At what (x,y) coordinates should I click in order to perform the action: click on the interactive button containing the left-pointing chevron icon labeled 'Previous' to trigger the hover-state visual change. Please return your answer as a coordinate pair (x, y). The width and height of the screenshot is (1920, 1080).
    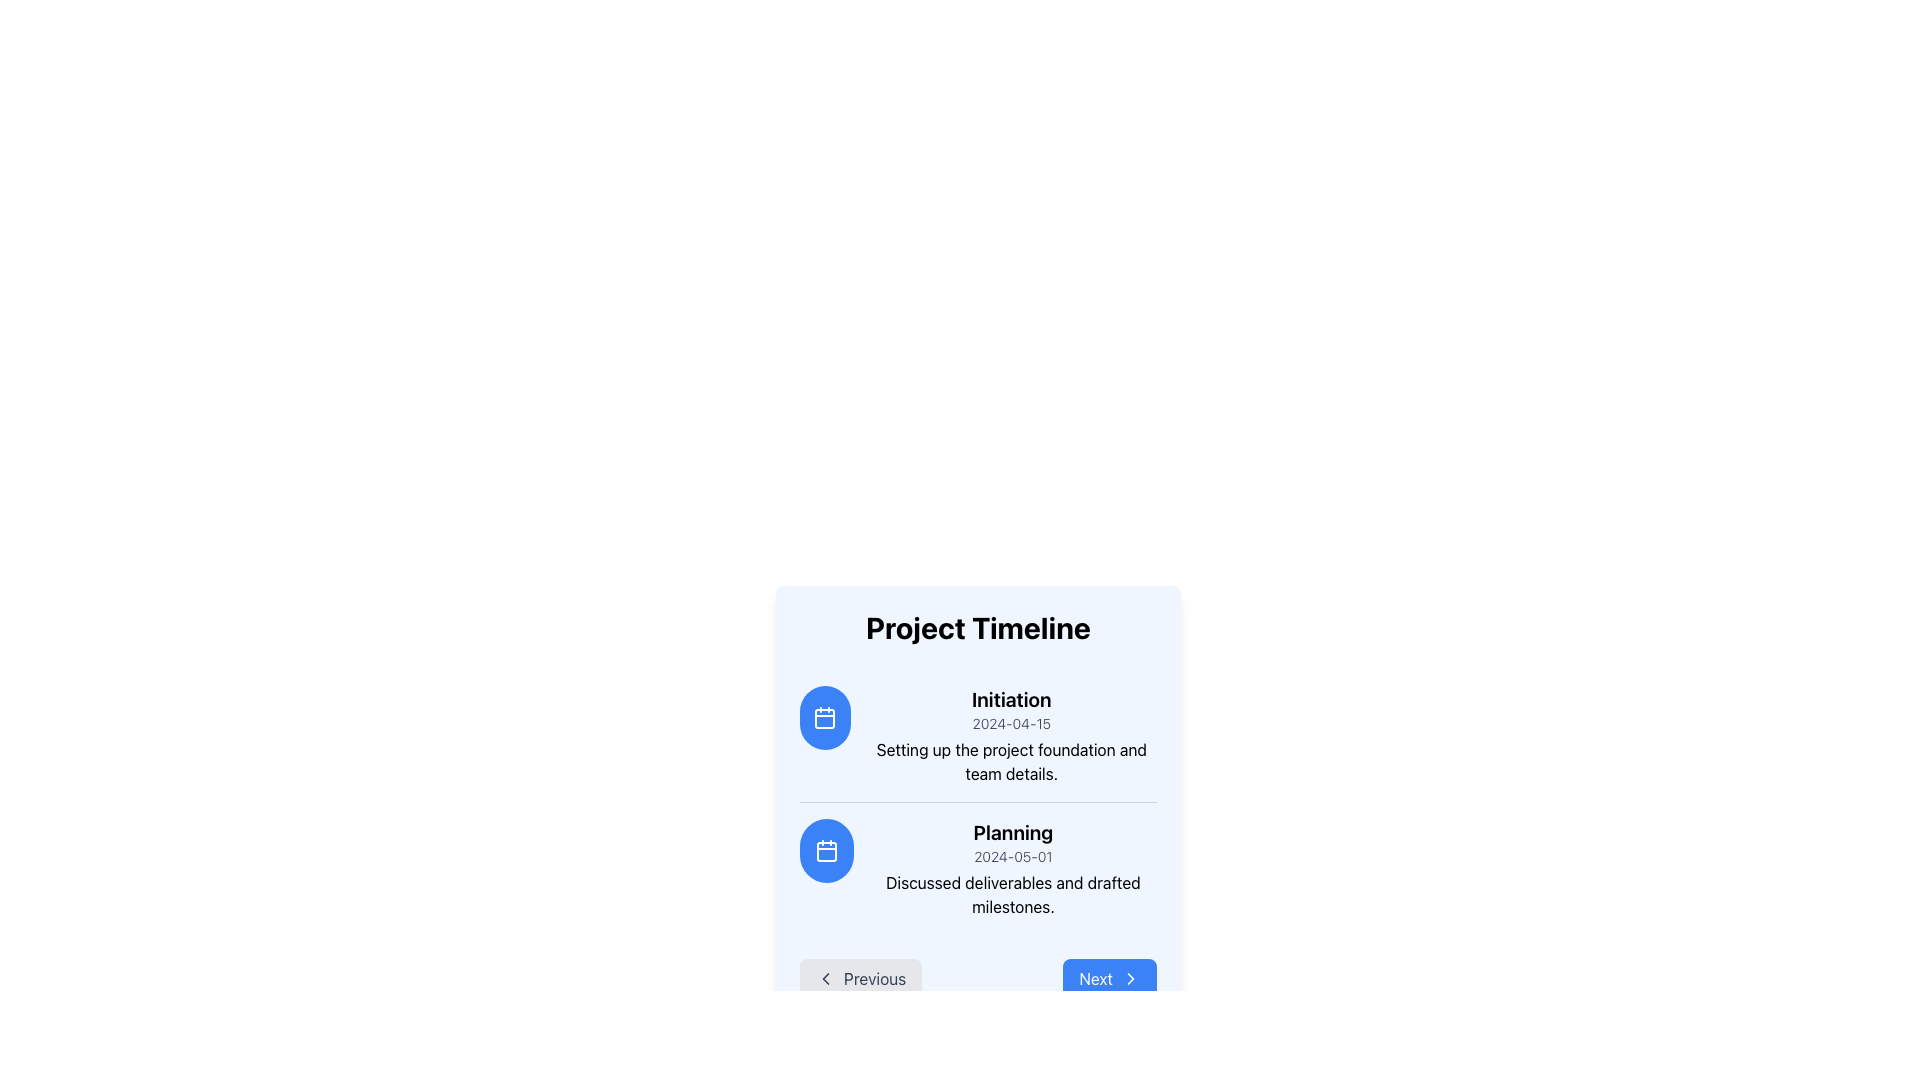
    Looking at the image, I should click on (825, 978).